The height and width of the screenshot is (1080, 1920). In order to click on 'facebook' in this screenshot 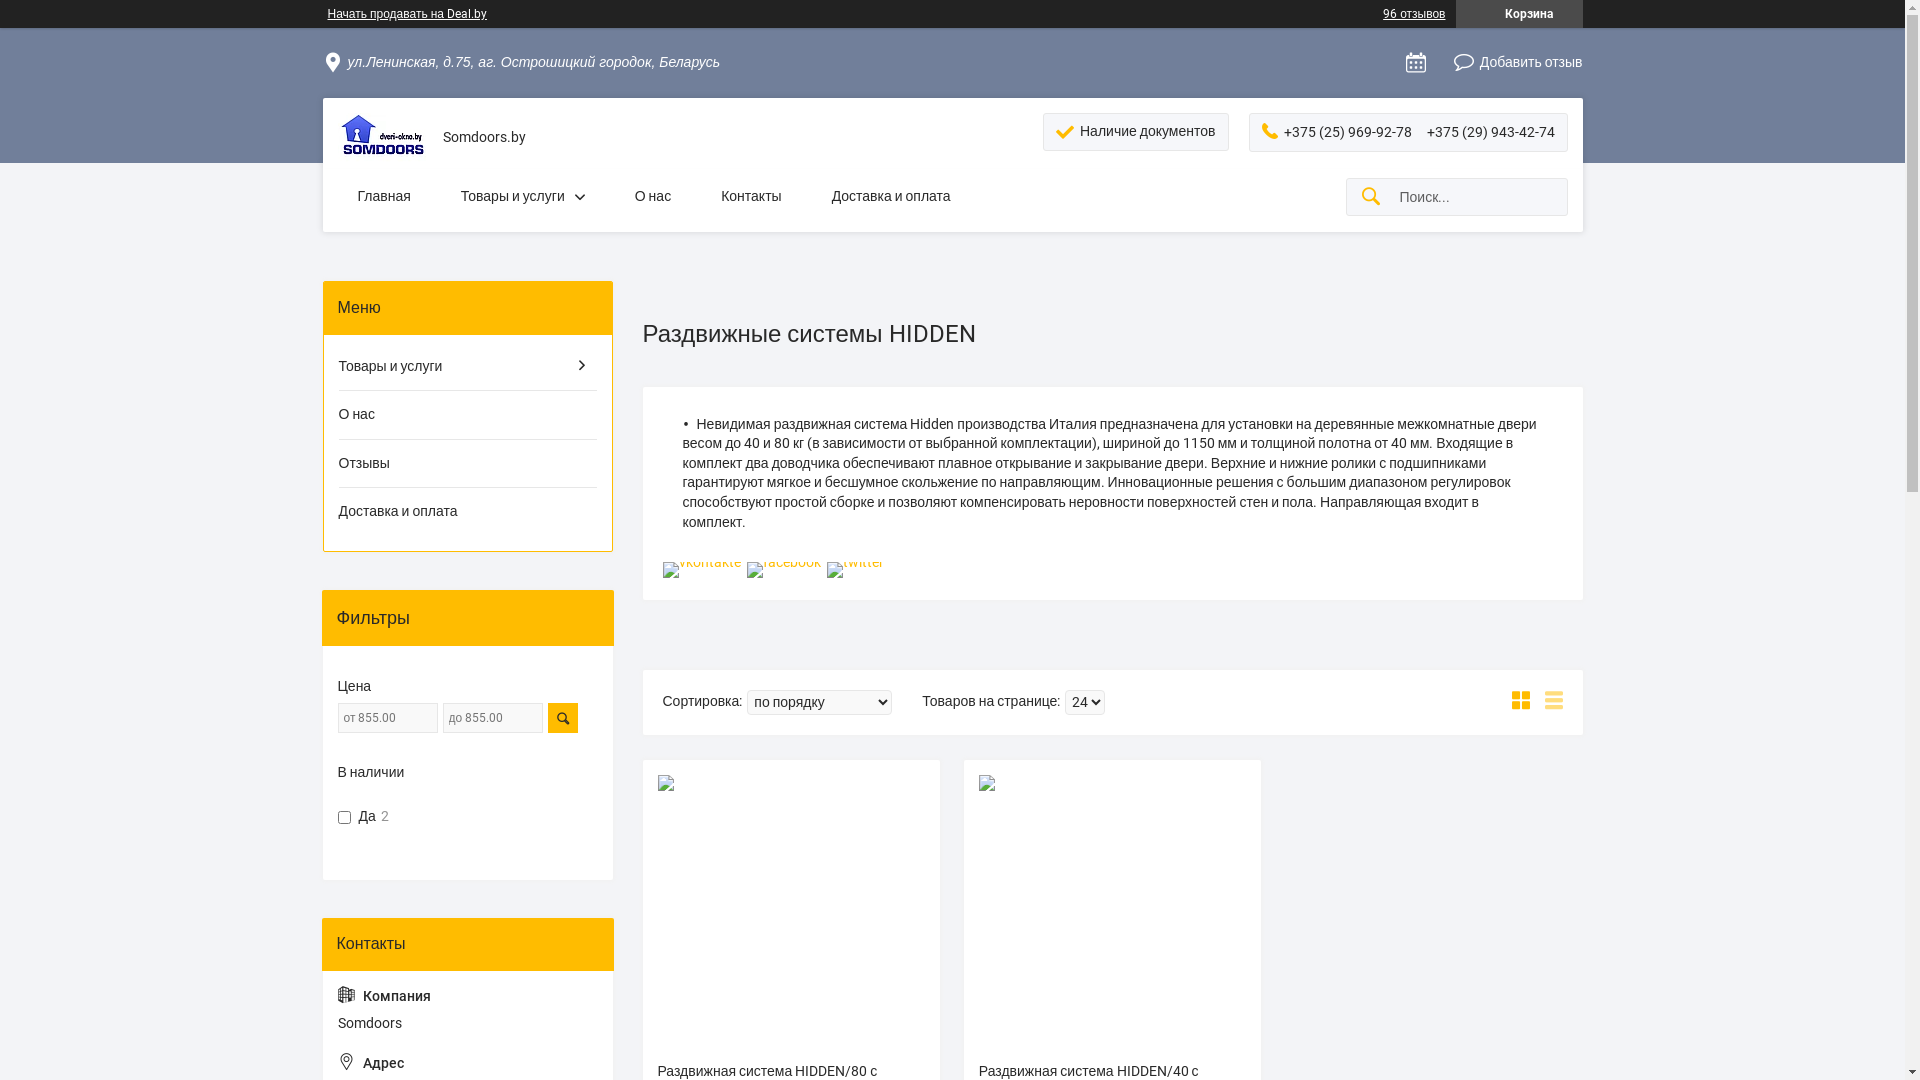, I will do `click(781, 562)`.